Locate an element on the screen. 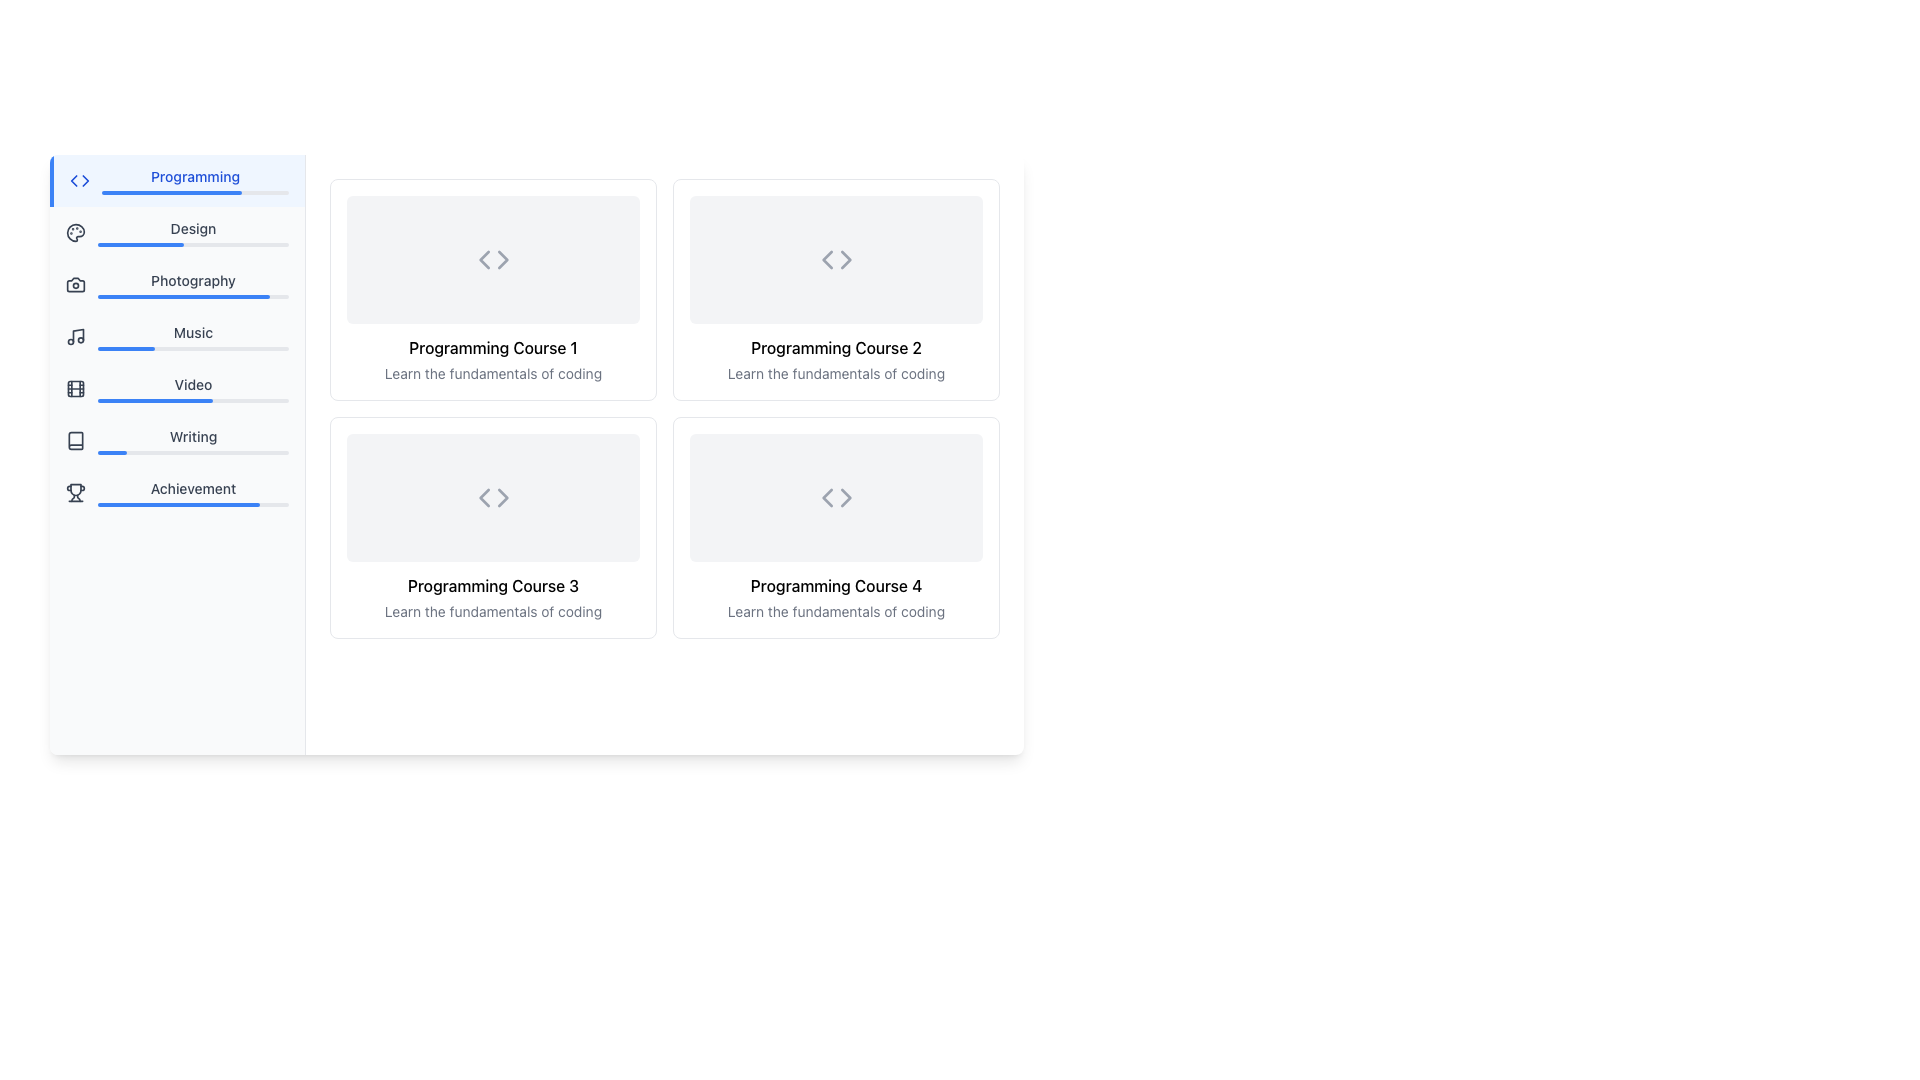  the camera icon in the vertical navigation menu is located at coordinates (76, 285).